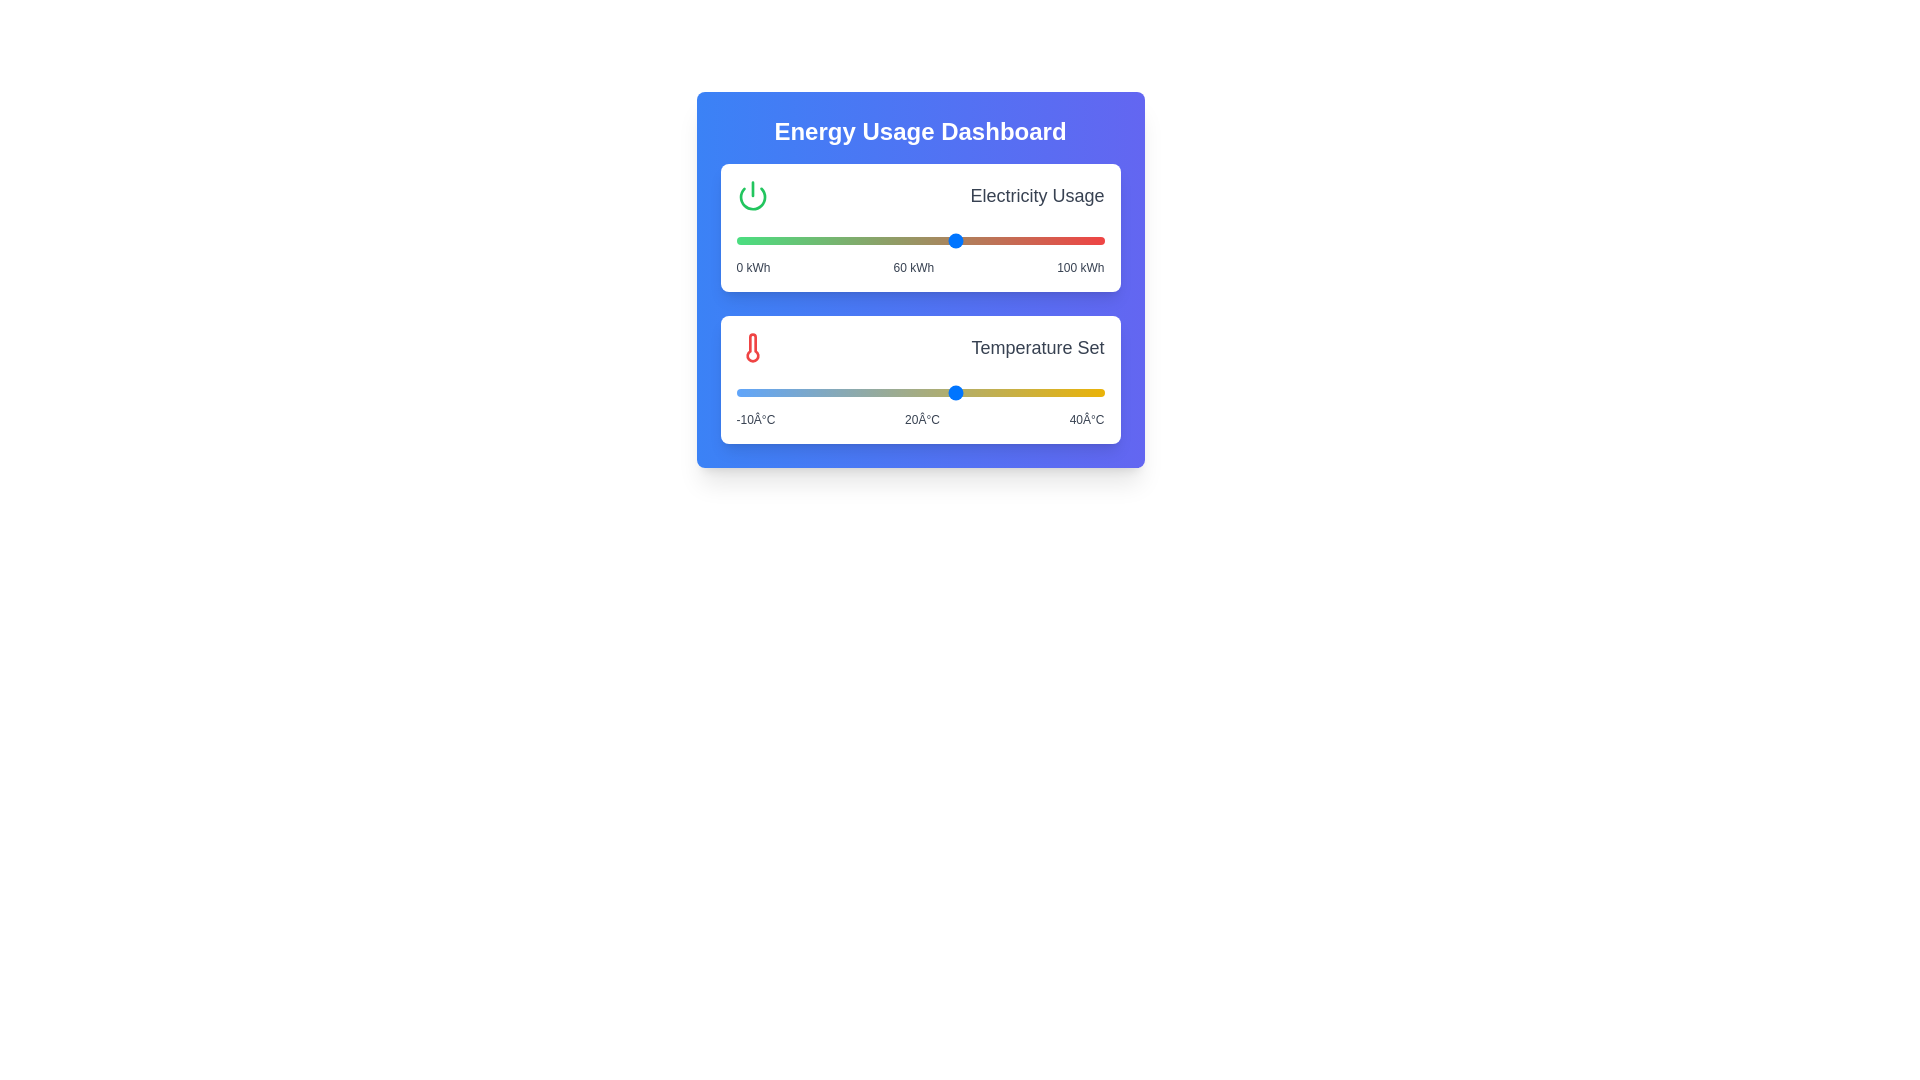 The width and height of the screenshot is (1920, 1080). I want to click on the temperature slider to 32°C, so click(1044, 393).